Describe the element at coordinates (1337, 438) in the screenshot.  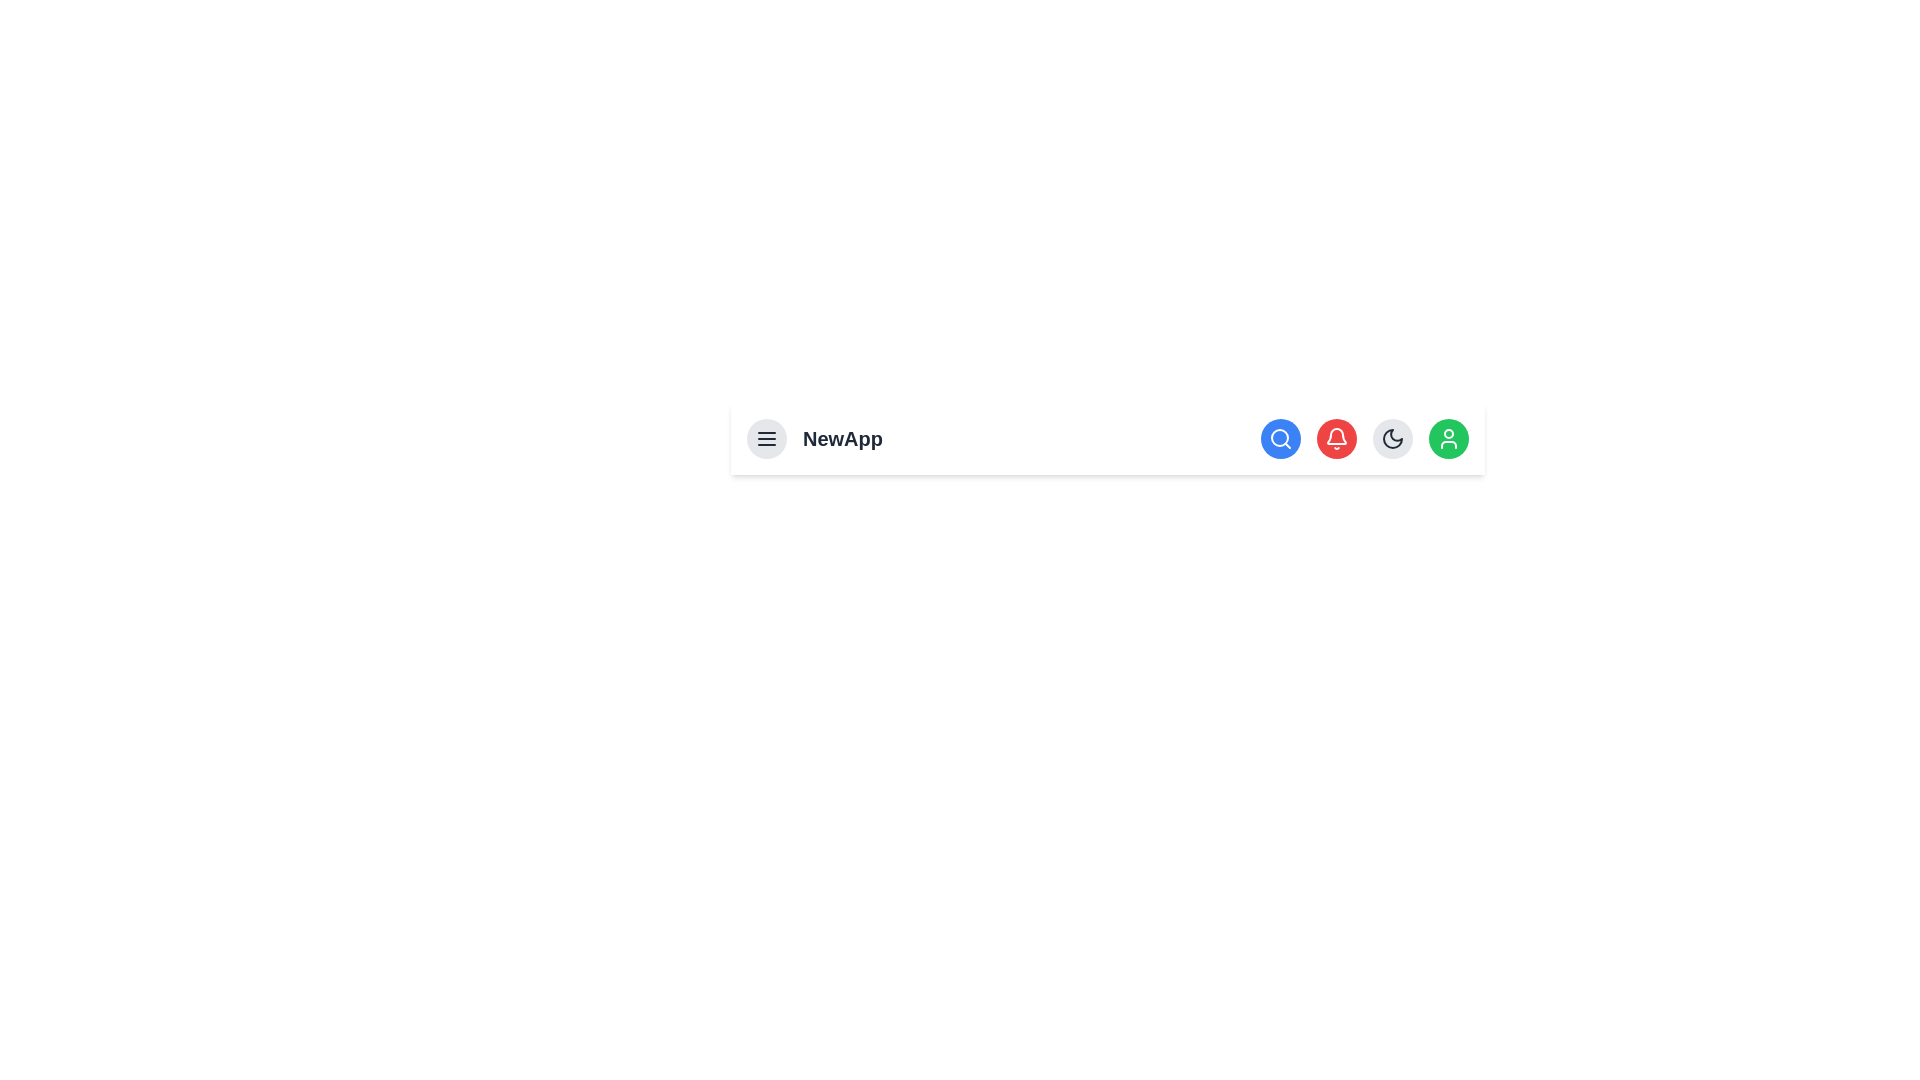
I see `the notification button to interact with it` at that location.